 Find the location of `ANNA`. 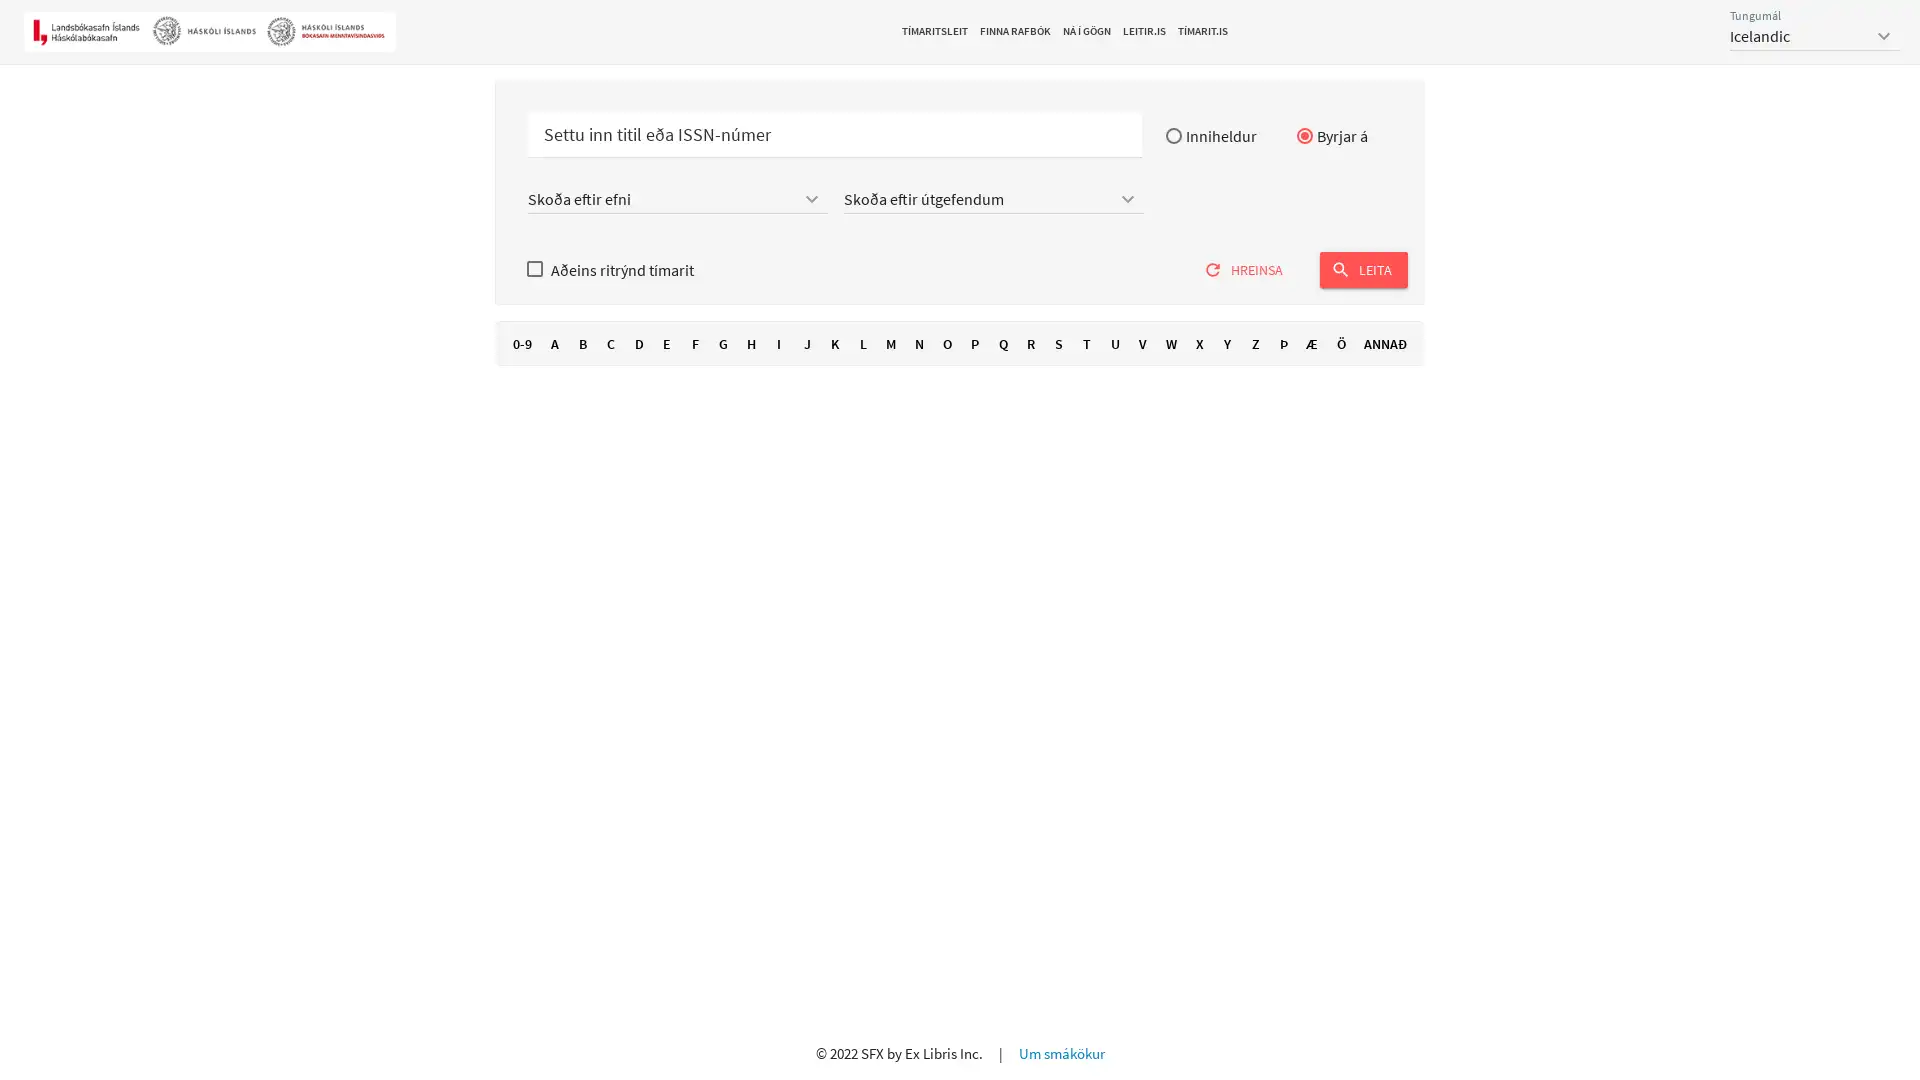

ANNA is located at coordinates (1384, 342).